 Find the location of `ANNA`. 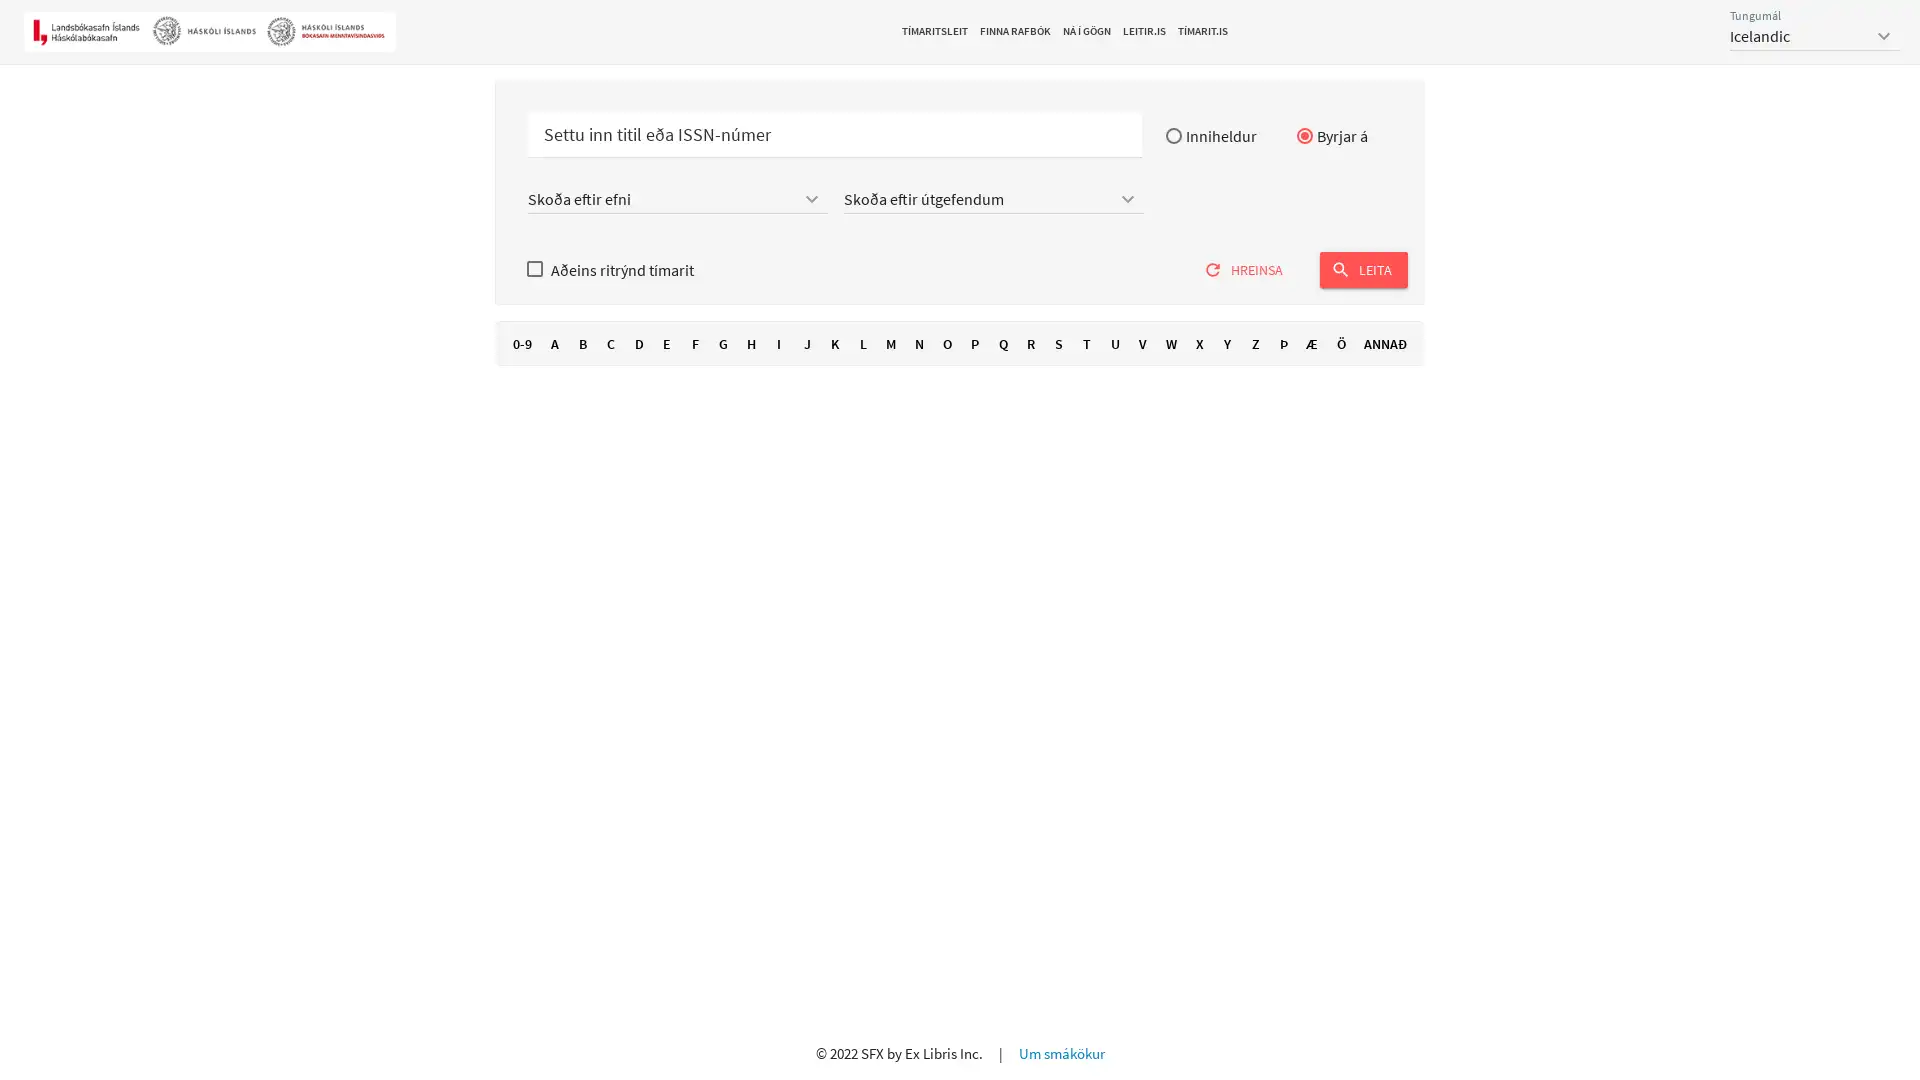

ANNA is located at coordinates (1384, 342).